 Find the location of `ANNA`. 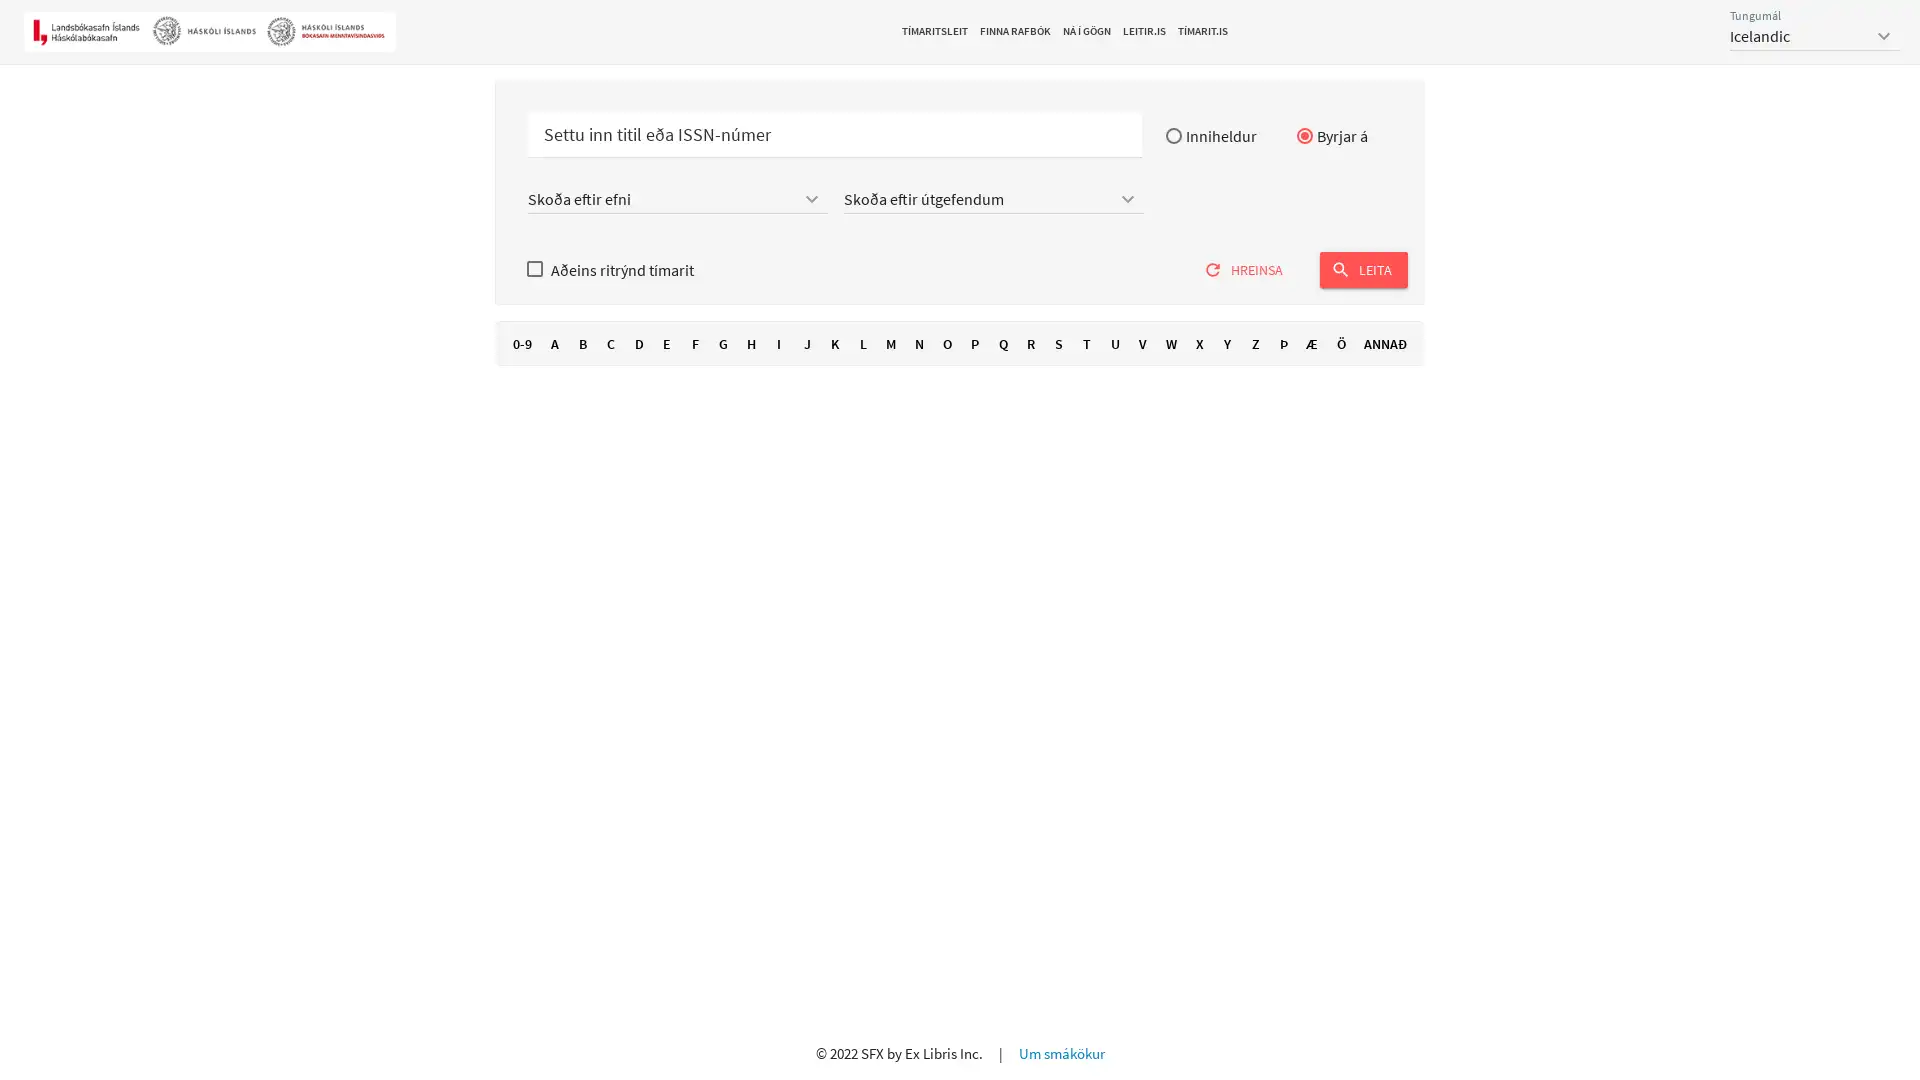

ANNA is located at coordinates (1384, 342).